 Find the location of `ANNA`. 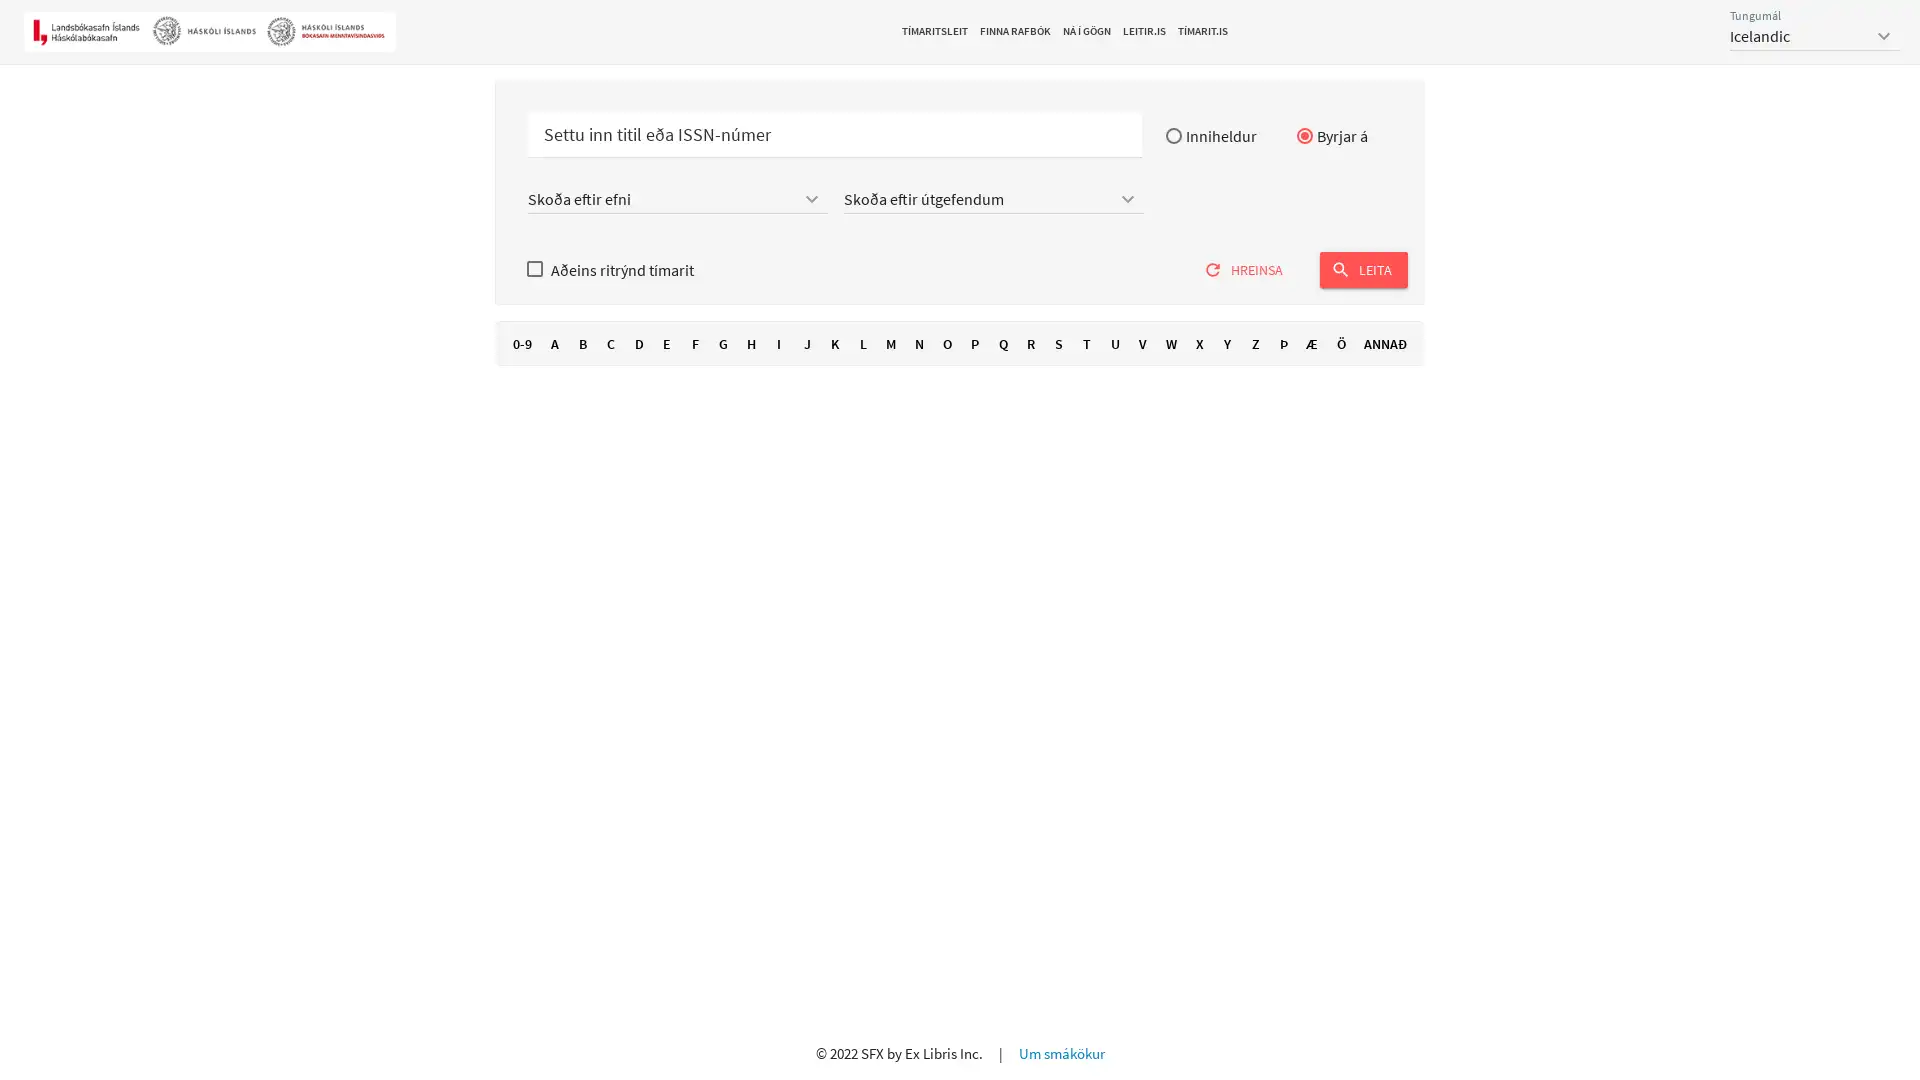

ANNA is located at coordinates (1384, 342).